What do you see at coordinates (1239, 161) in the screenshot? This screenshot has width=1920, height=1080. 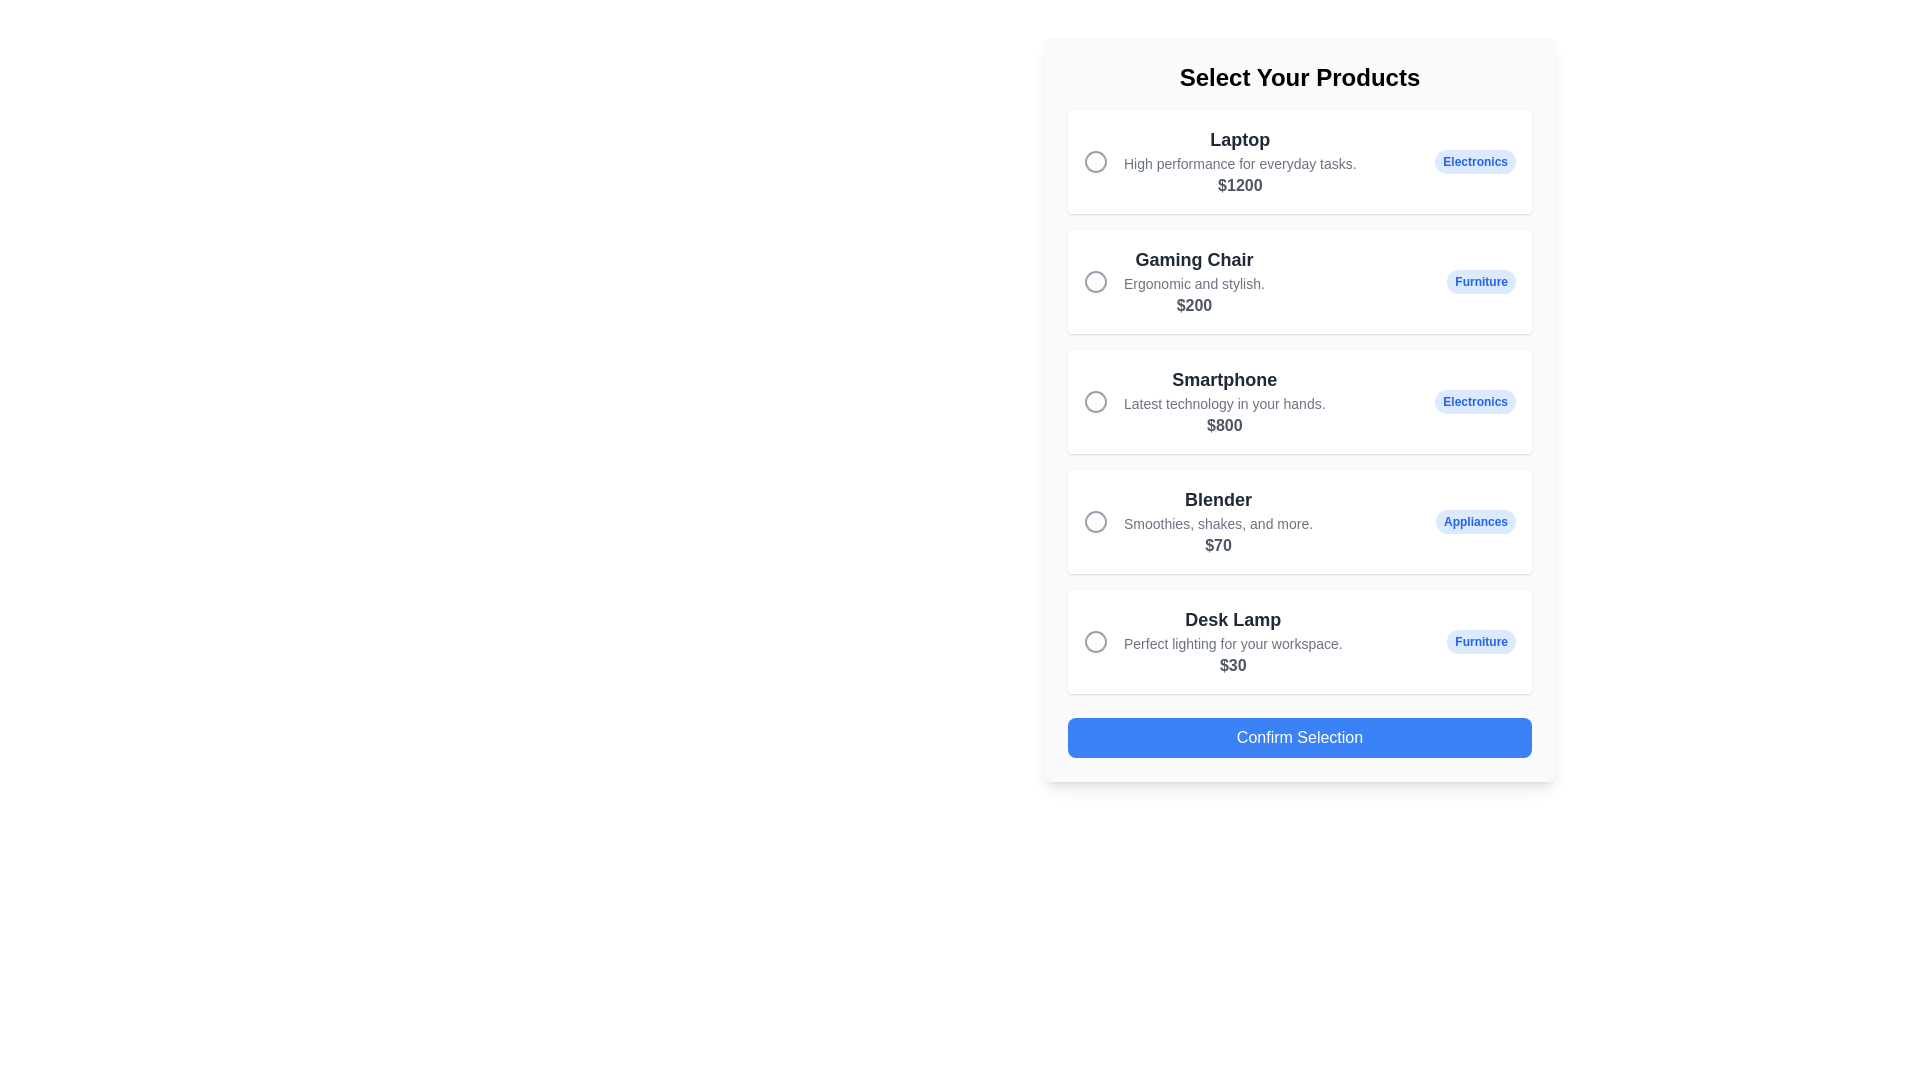 I see `the Text Block displaying the title 'Laptop', which includes a description and price, positioned as the first item in the product list` at bounding box center [1239, 161].